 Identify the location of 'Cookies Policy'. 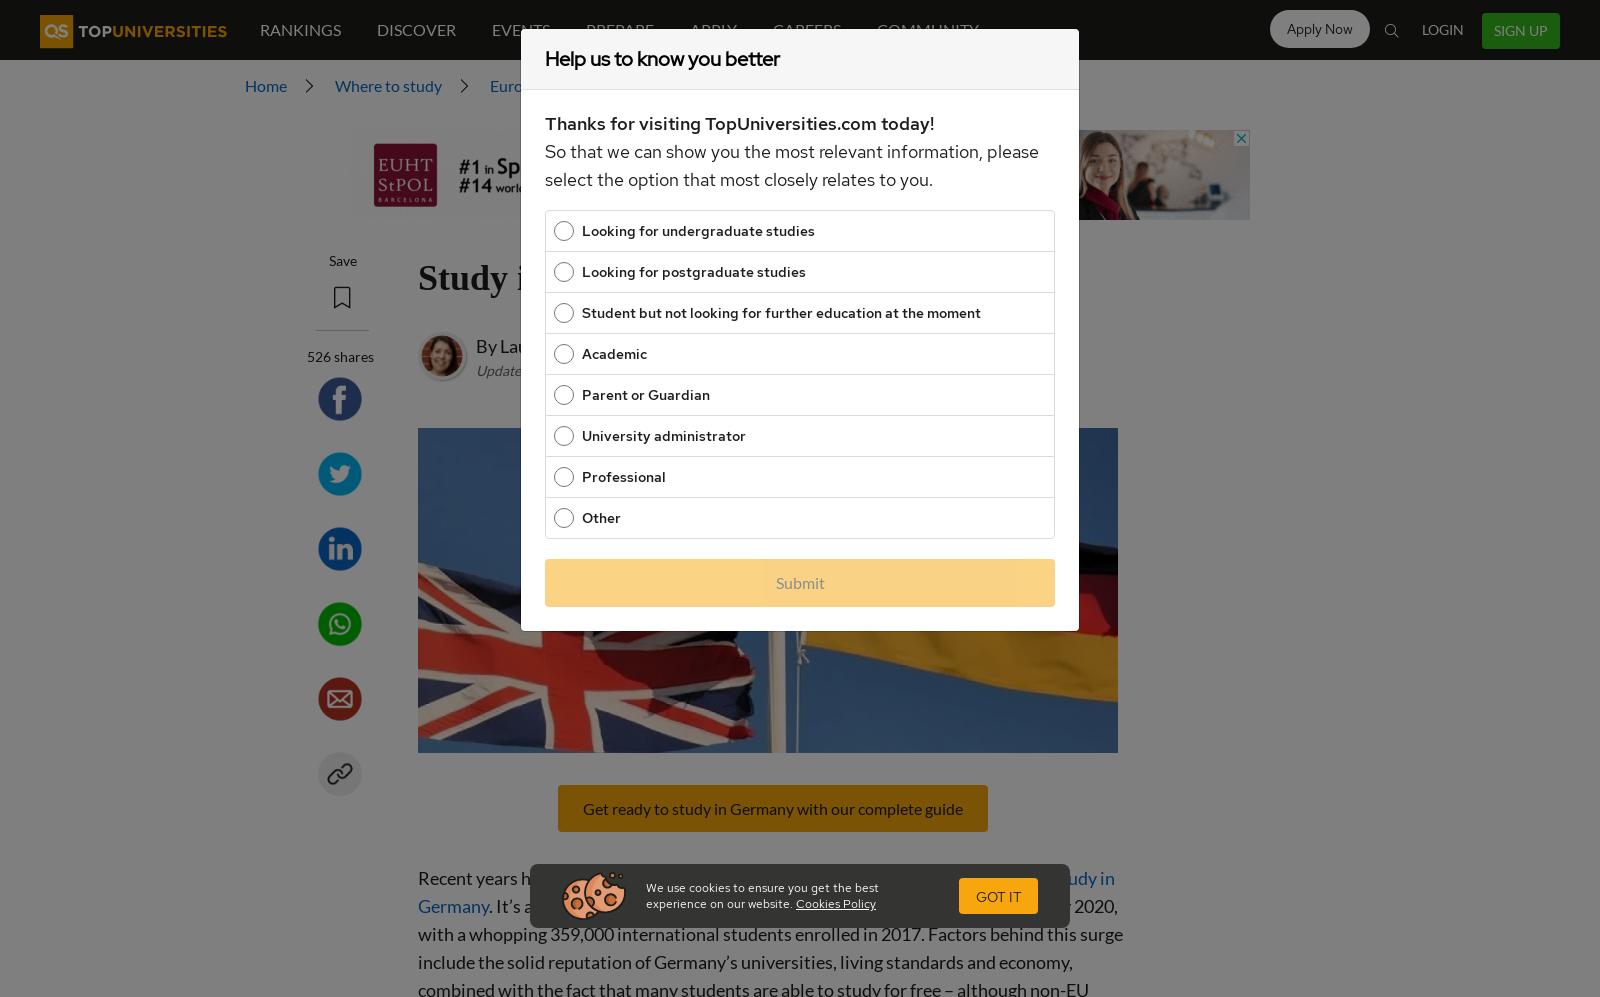
(835, 902).